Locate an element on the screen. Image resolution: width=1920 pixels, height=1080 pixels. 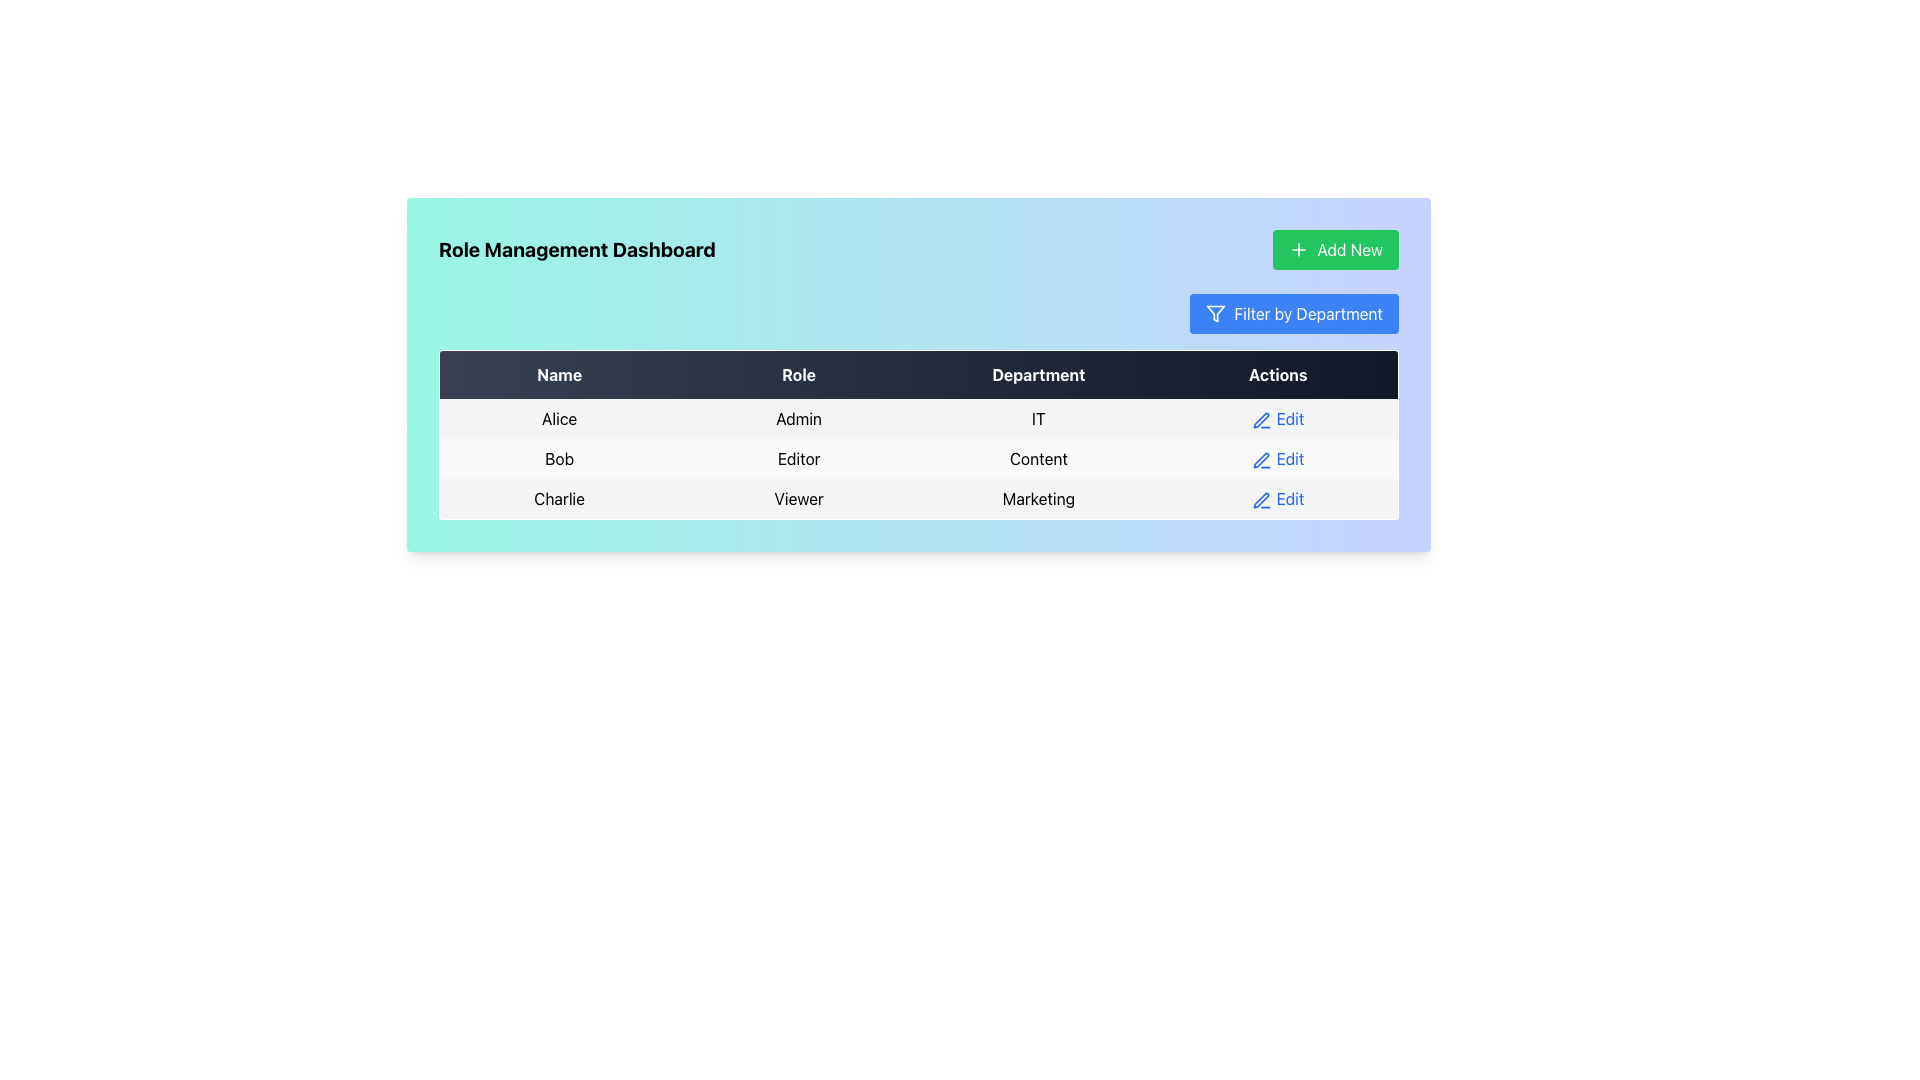
the blue pen icon in the 'Actions' column of the second row of the table, which indicates an editing tool is located at coordinates (1261, 460).